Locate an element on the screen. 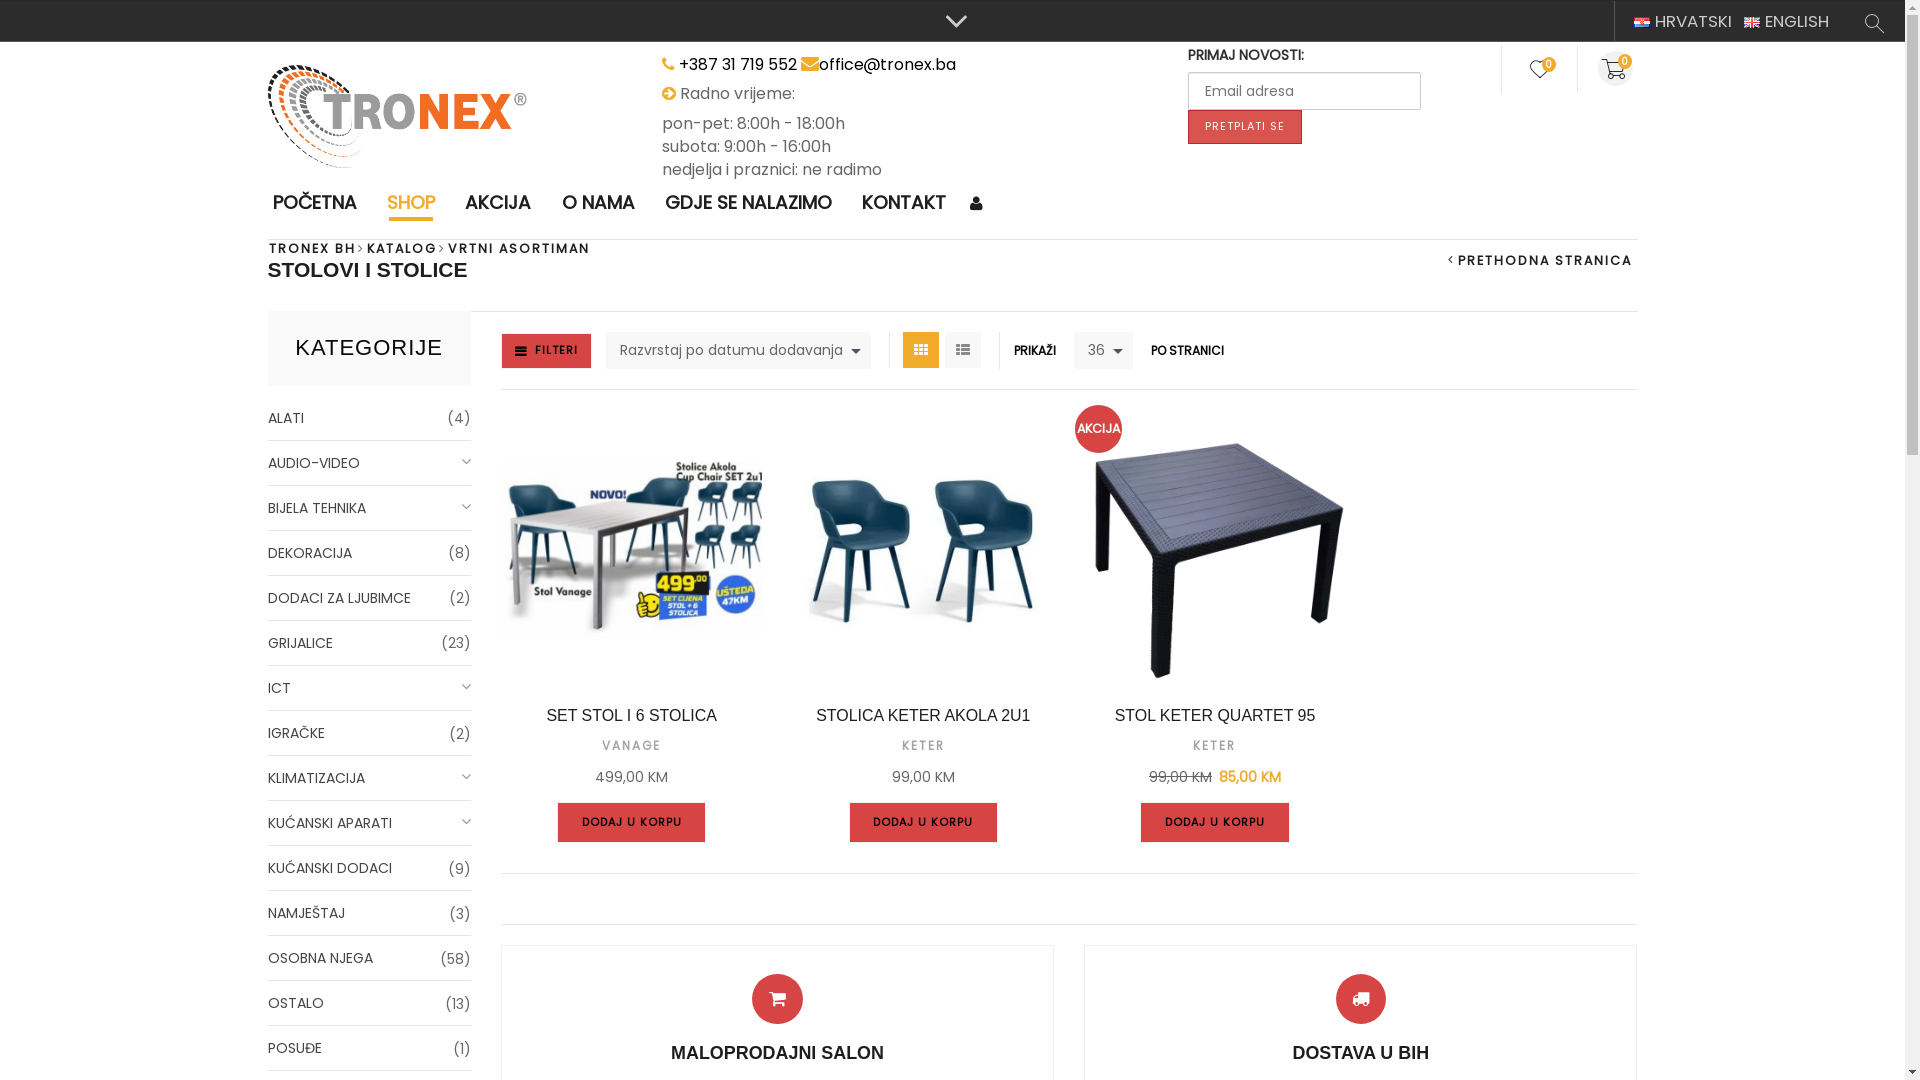 This screenshot has height=1080, width=1920. 'SET STOL I 6 STOLICA' is located at coordinates (631, 715).